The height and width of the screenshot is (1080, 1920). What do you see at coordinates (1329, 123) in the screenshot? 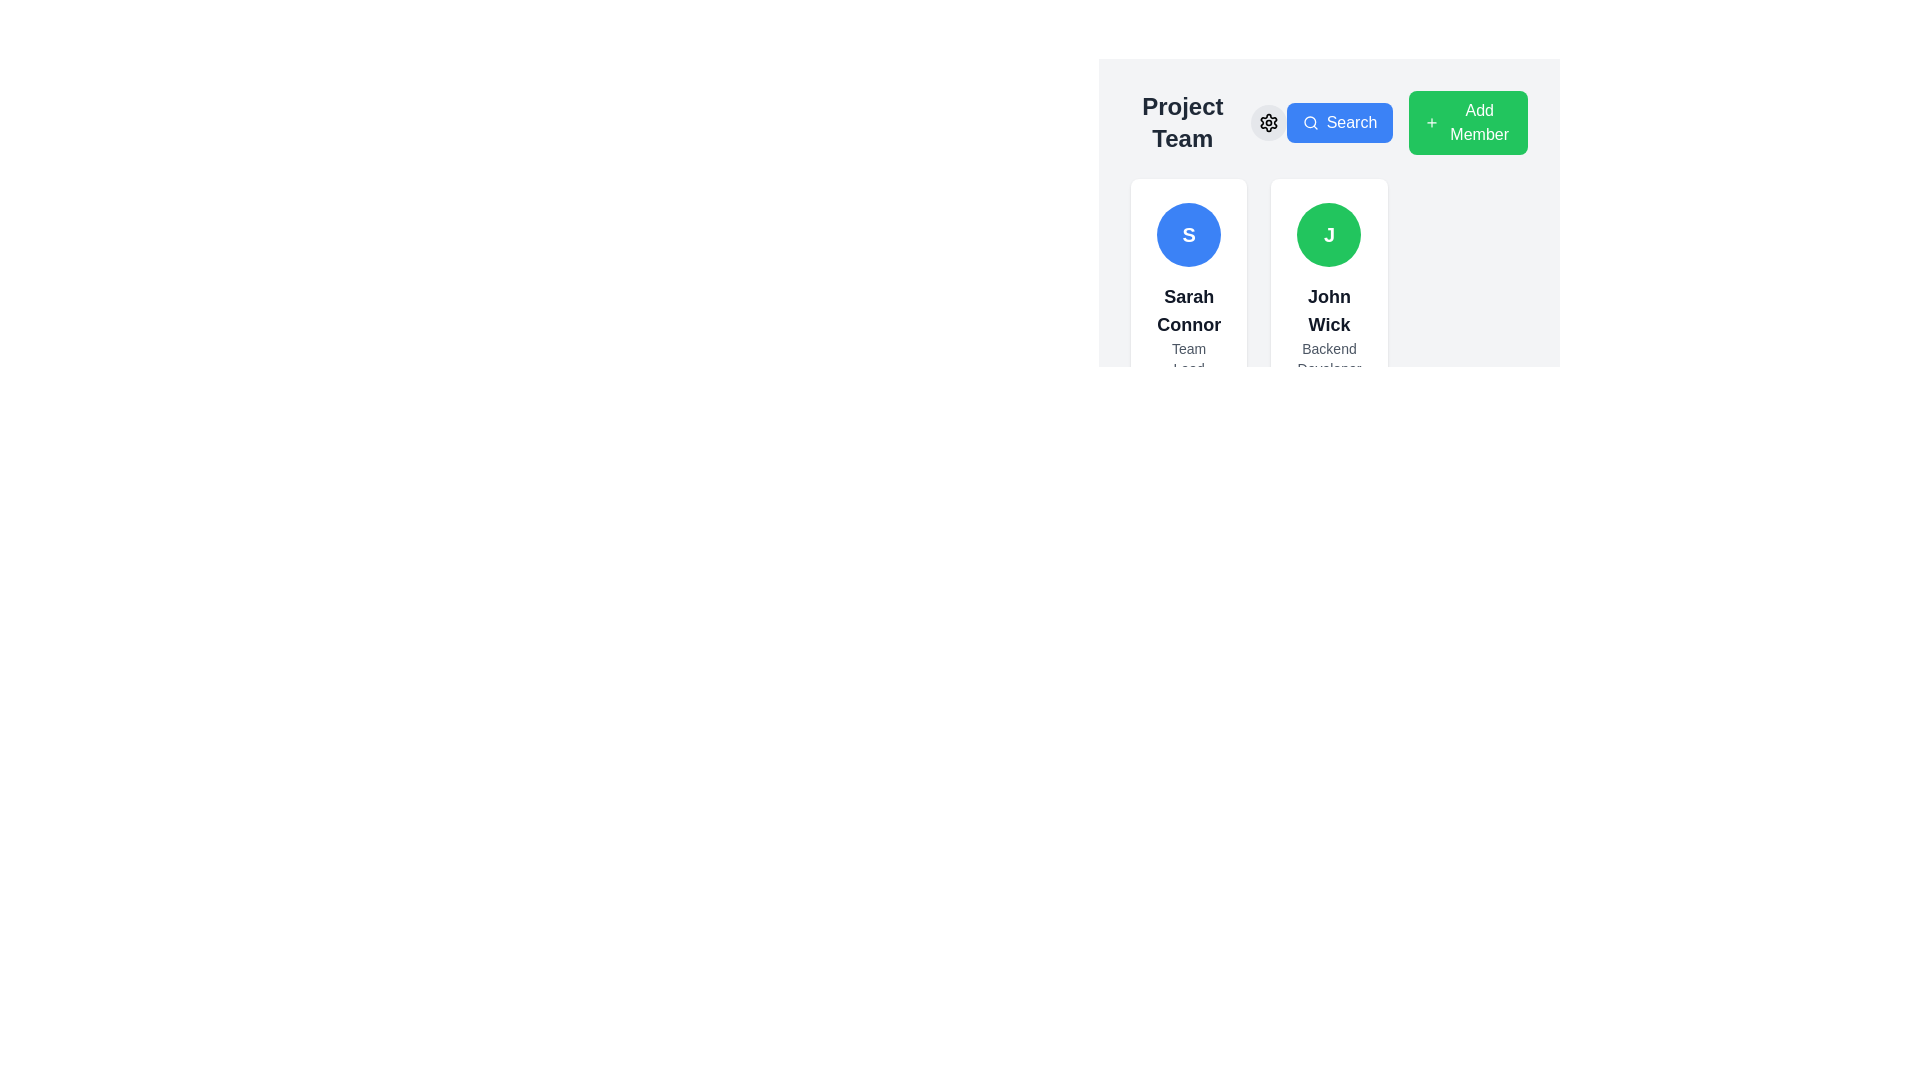
I see `the blue 'Search' button with a magnifying glass icon` at bounding box center [1329, 123].